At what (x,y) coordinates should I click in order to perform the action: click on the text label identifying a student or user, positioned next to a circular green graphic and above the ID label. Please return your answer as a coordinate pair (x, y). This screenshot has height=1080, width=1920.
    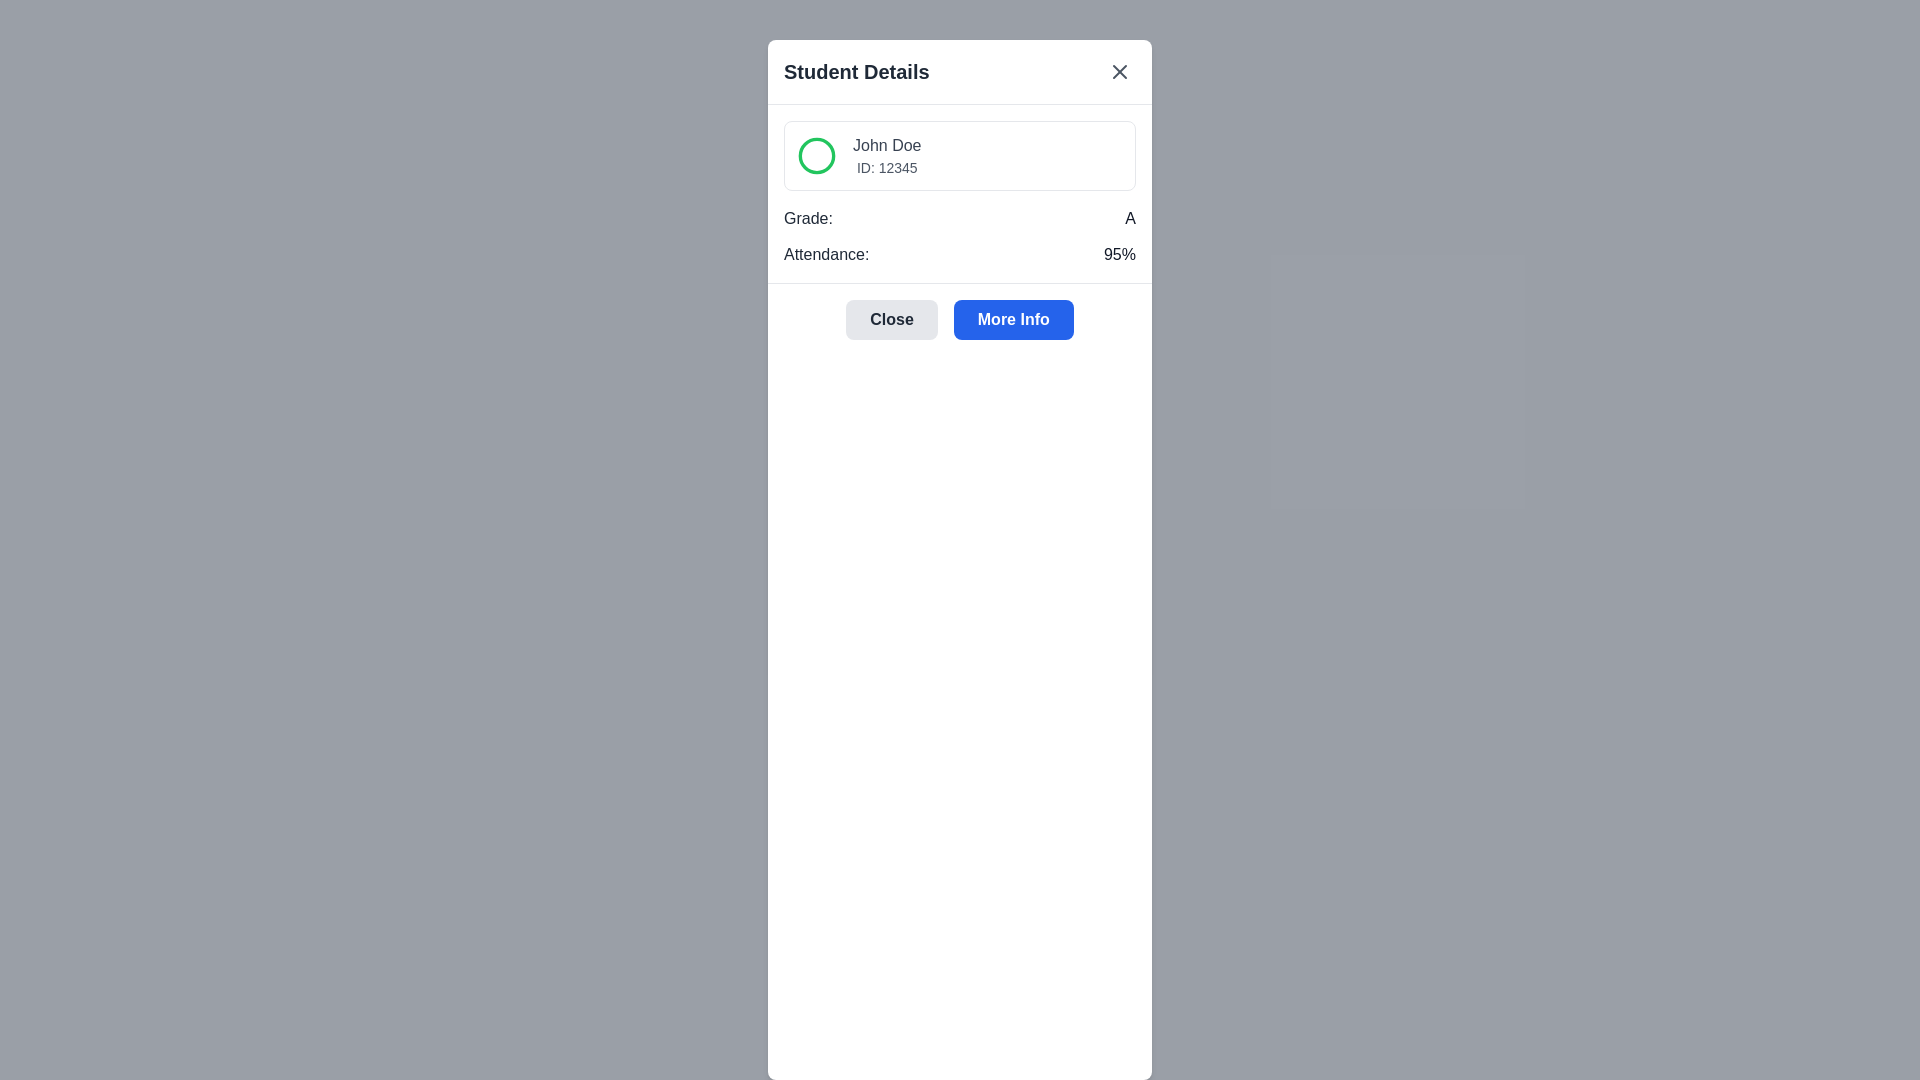
    Looking at the image, I should click on (886, 145).